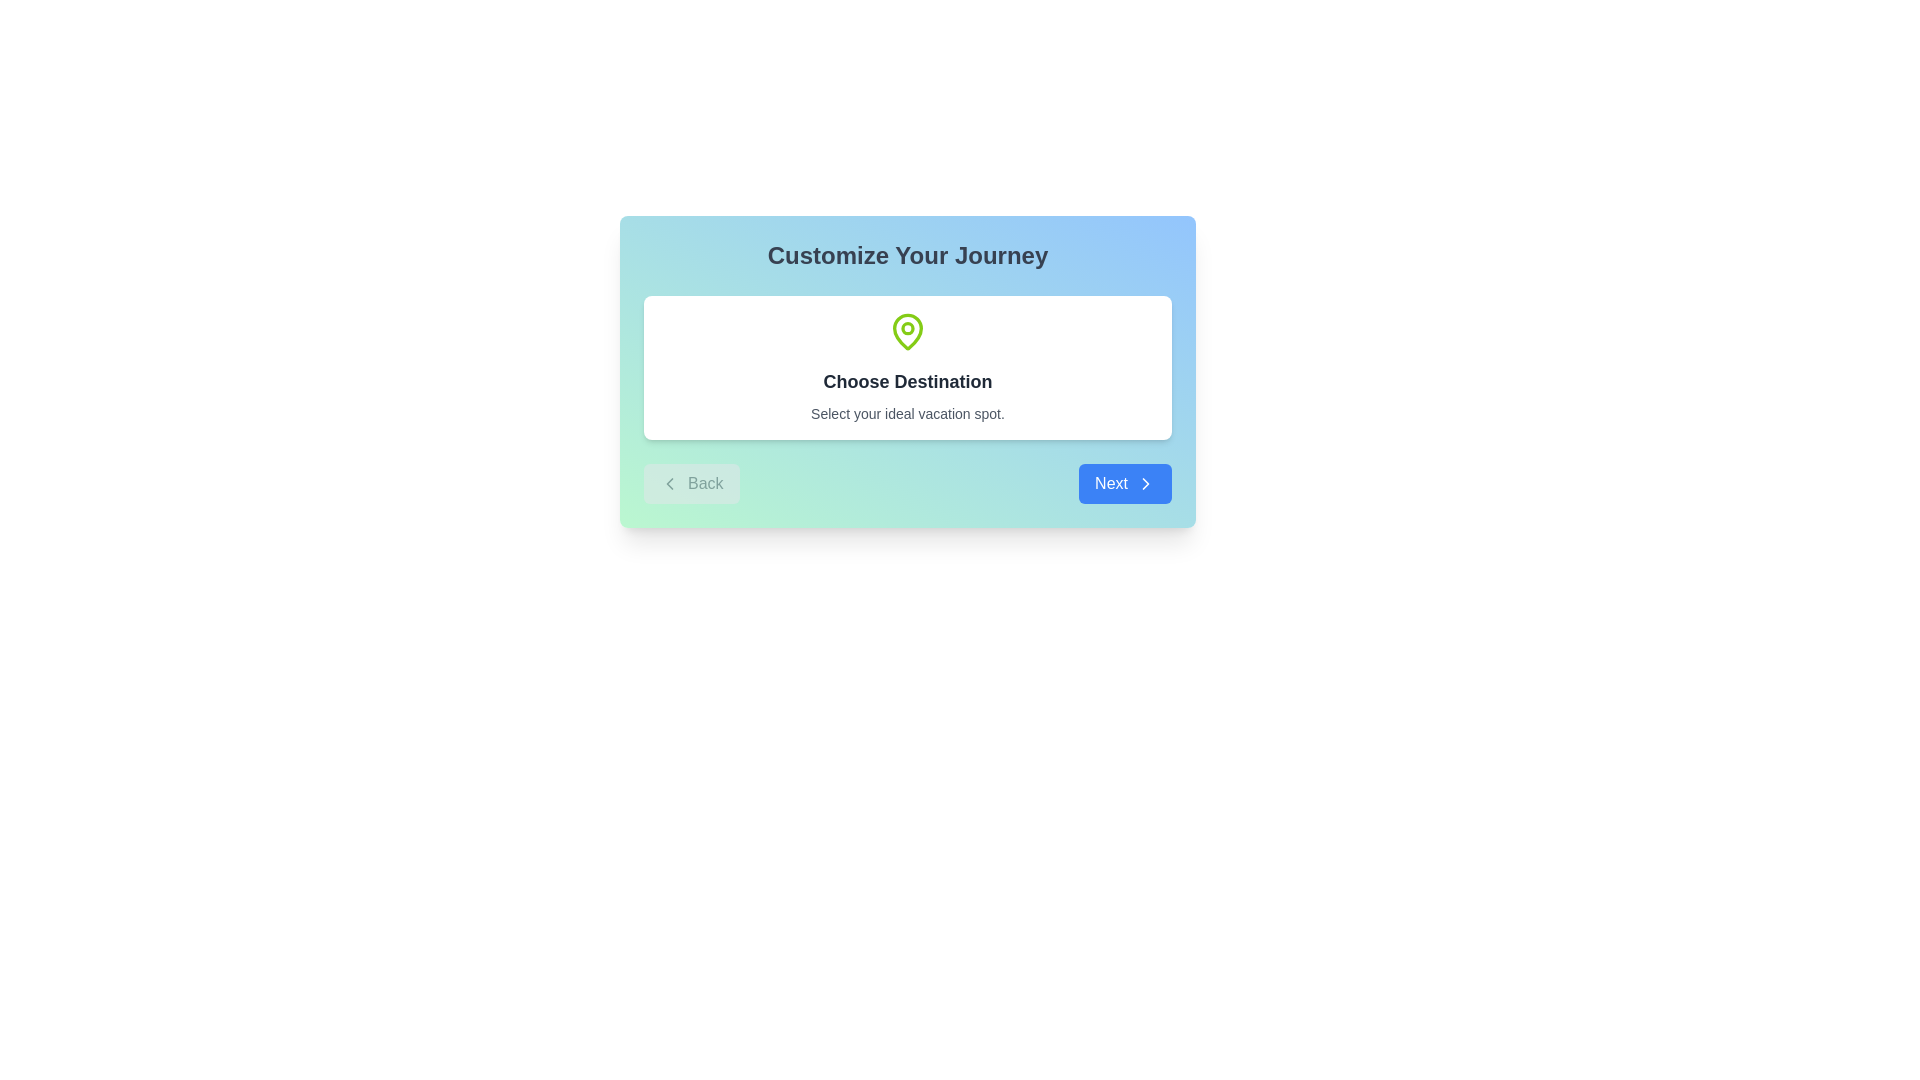 This screenshot has height=1080, width=1920. I want to click on the text label that prompts 'Select your ideal vacation spot', which is located below the 'Choose Destination' text in a card interface, so click(906, 412).